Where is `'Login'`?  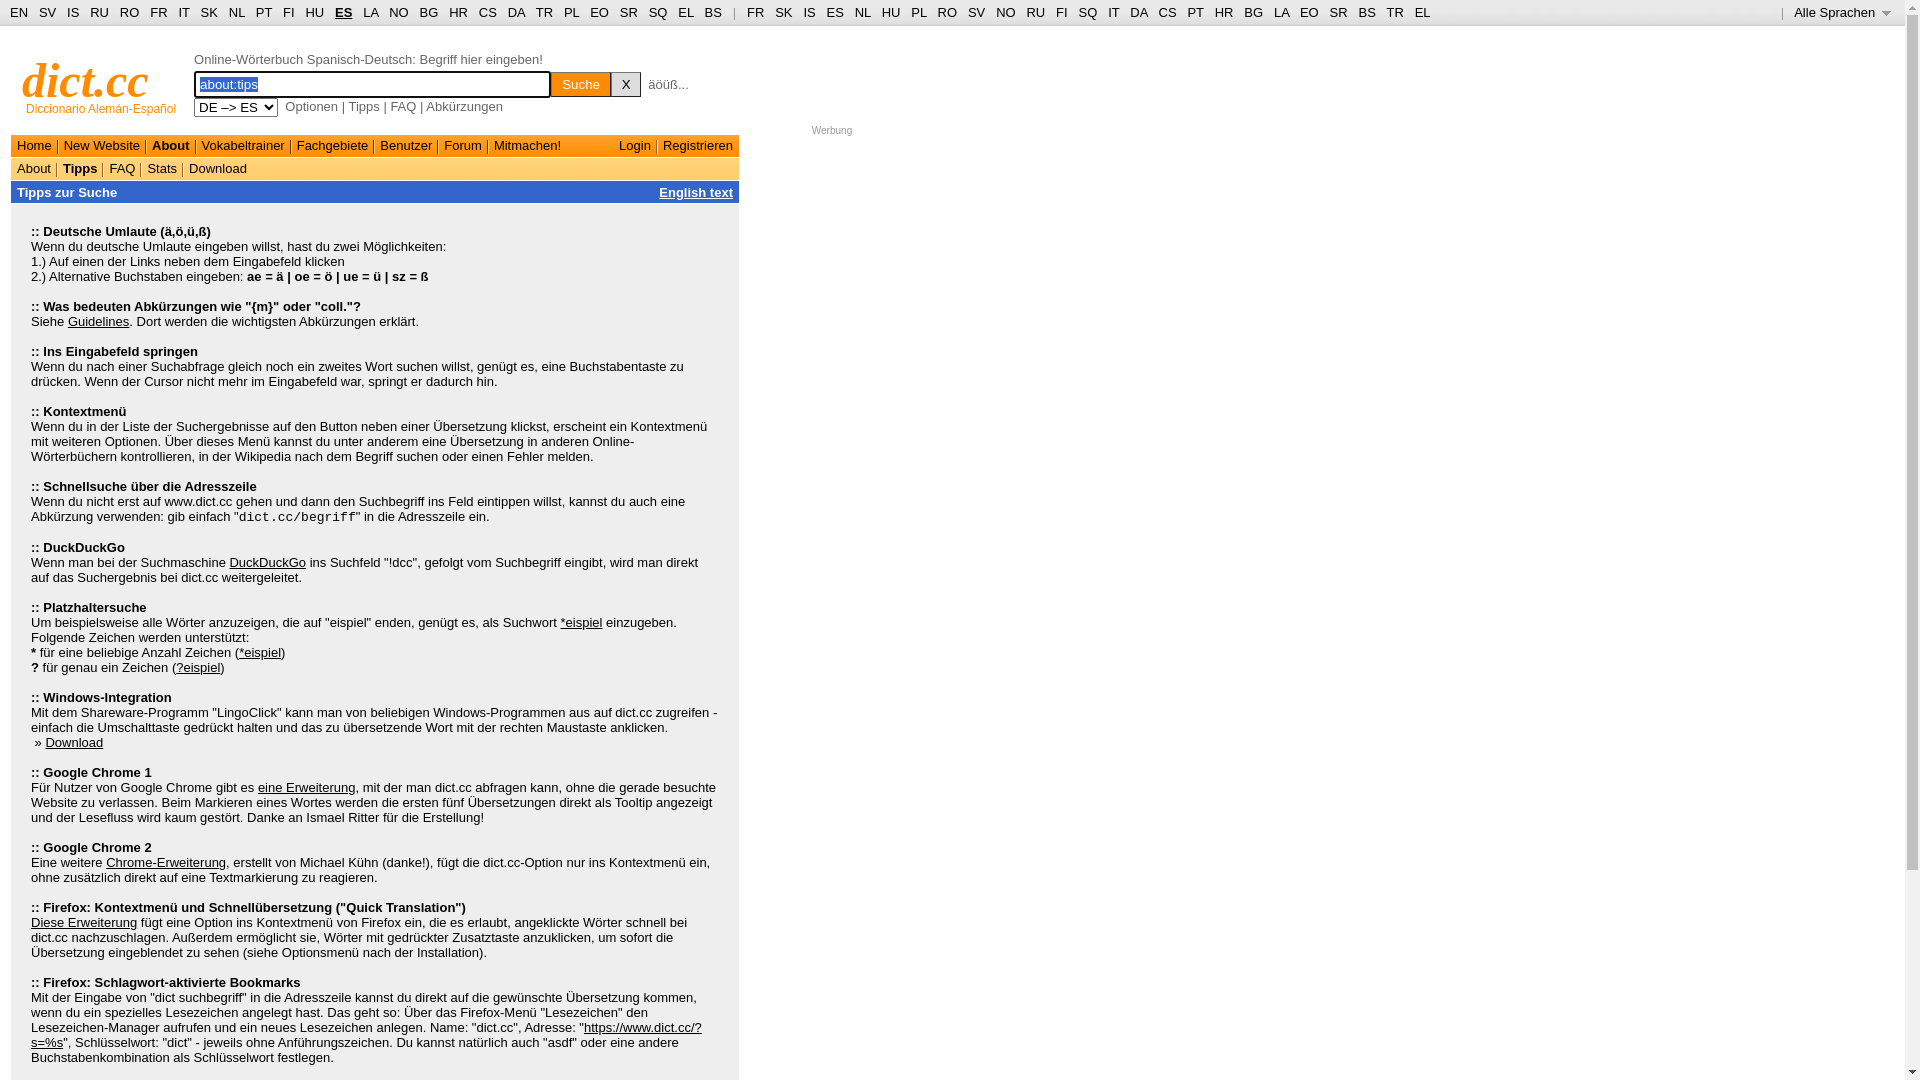 'Login' is located at coordinates (633, 144).